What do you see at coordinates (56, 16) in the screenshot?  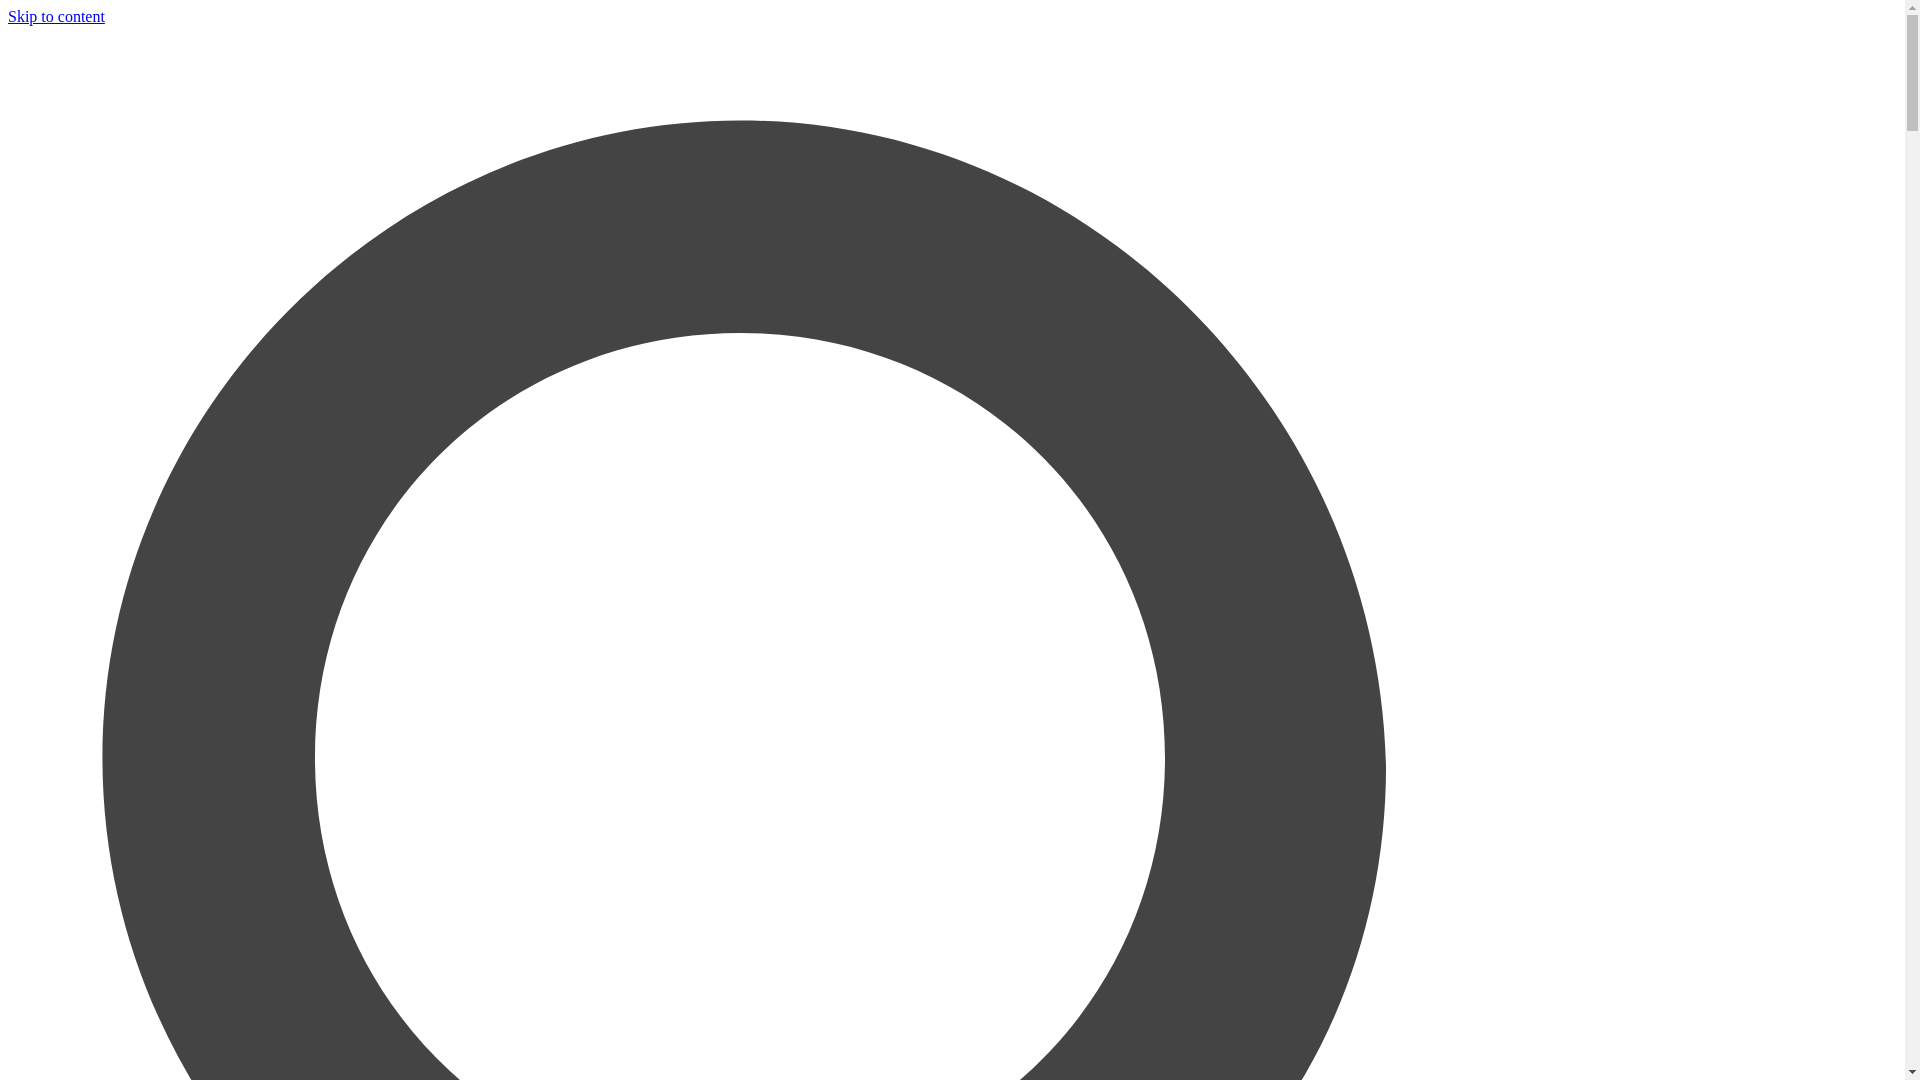 I see `'Skip to content'` at bounding box center [56, 16].